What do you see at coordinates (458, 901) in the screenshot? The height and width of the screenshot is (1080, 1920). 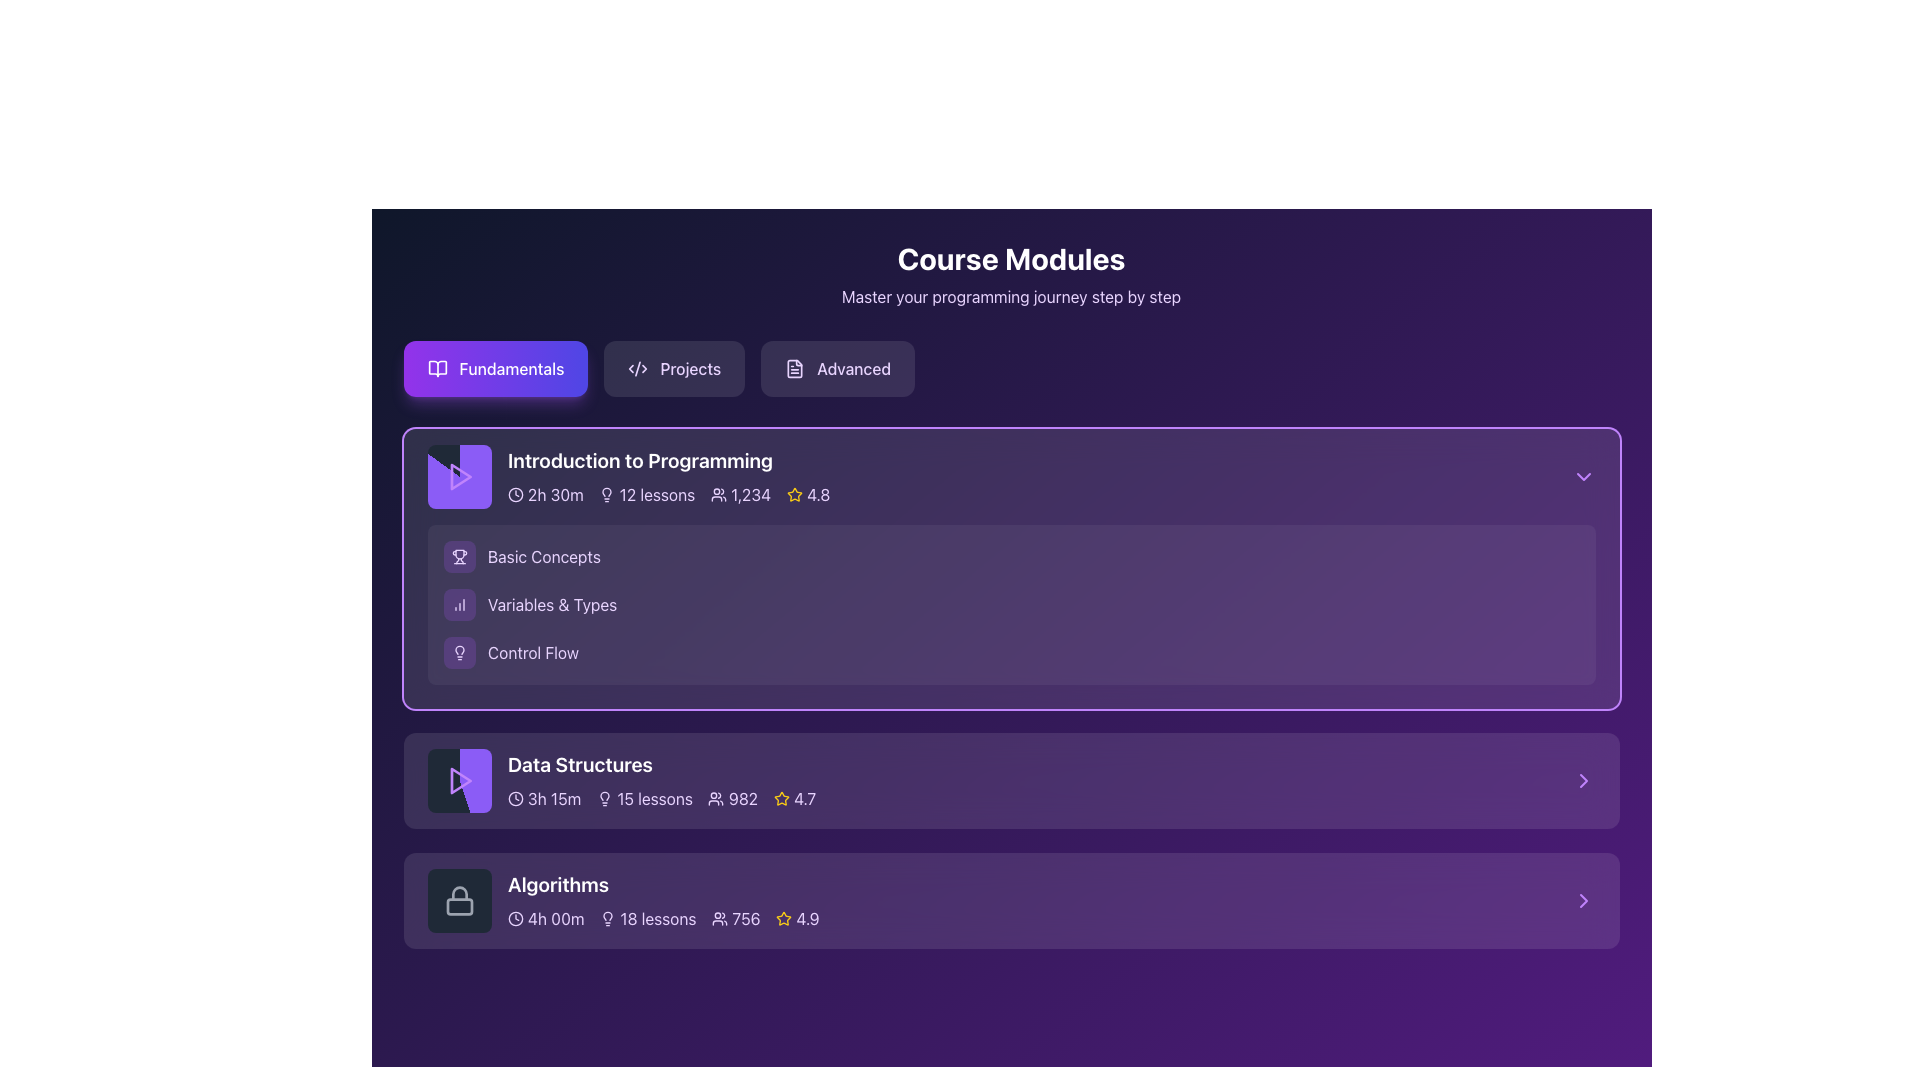 I see `the lock icon located to the far left of the 'Algorithms' section, indicating that the associated content is locked or inaccessible unless certain conditions are met` at bounding box center [458, 901].